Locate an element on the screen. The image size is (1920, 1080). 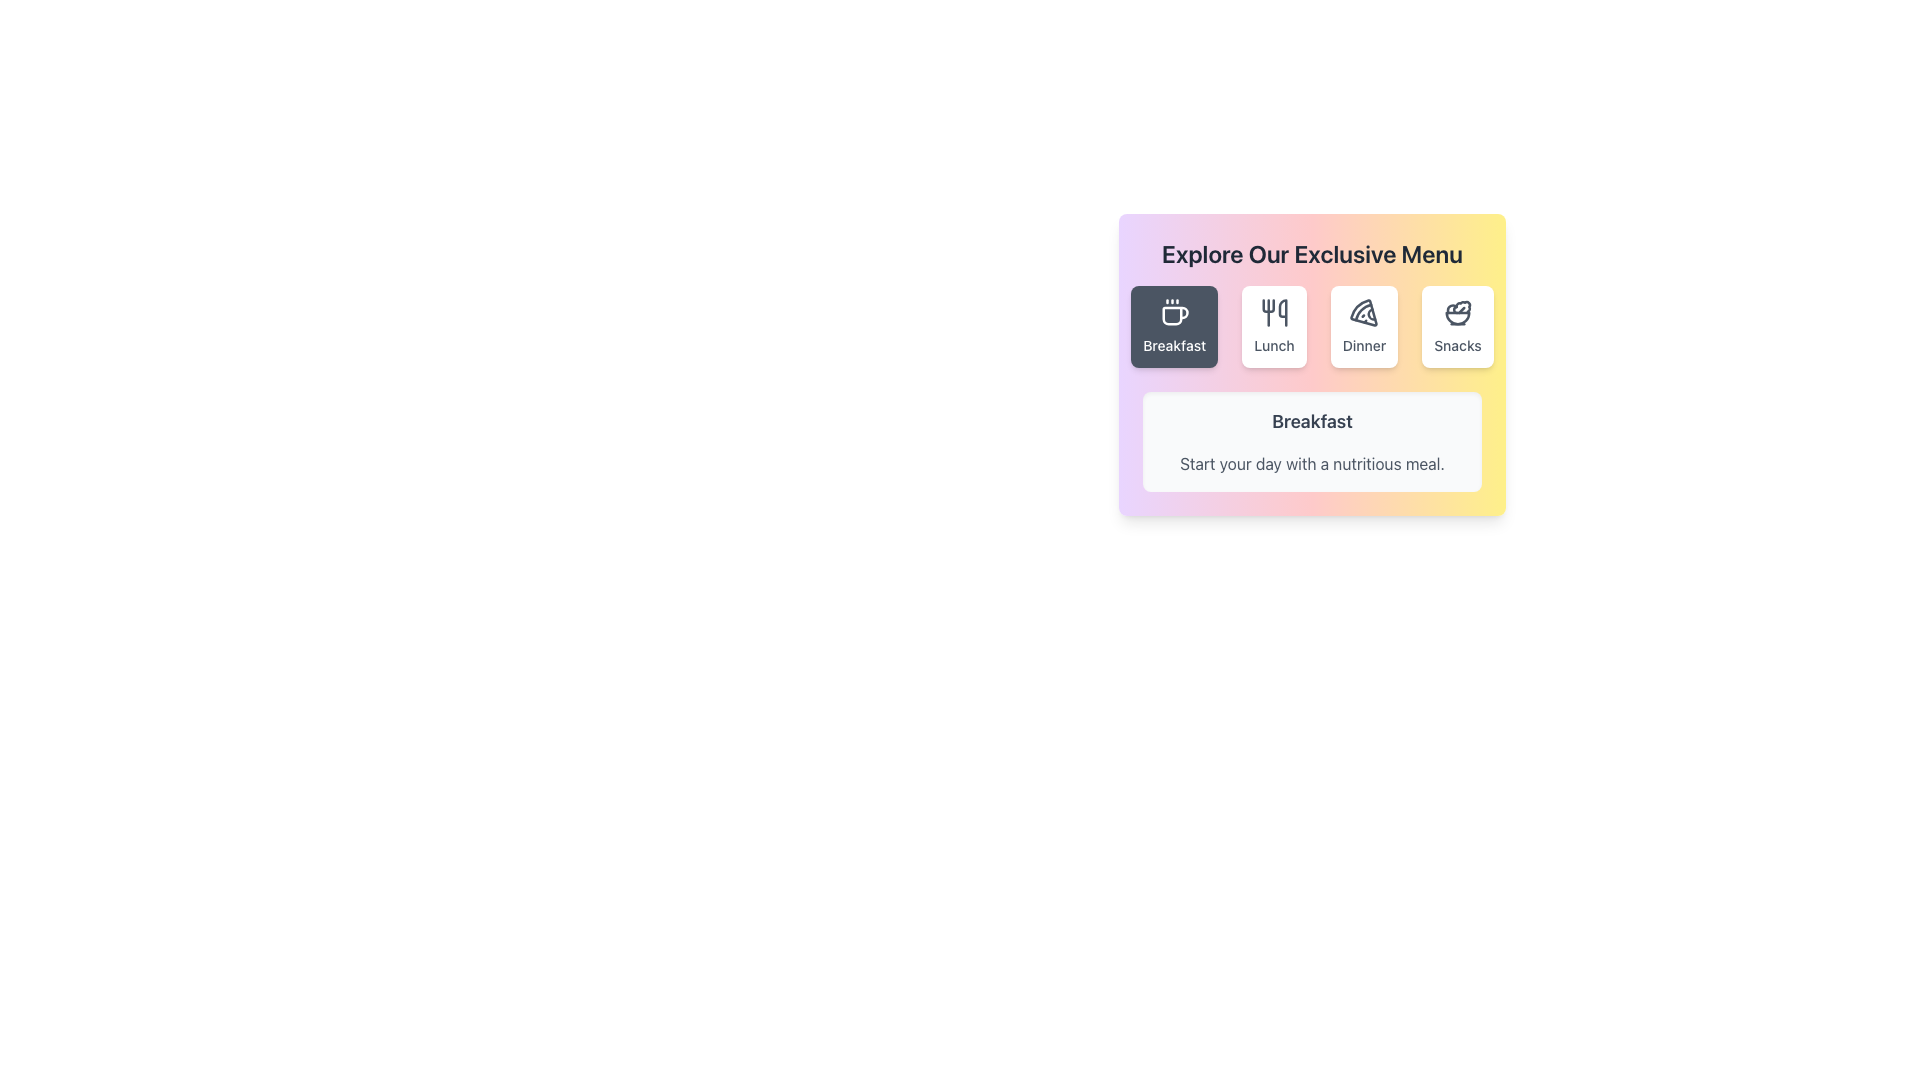
the 'Lunch' category button in the menu selection interface to filter or display lunch-specific content is located at coordinates (1273, 326).